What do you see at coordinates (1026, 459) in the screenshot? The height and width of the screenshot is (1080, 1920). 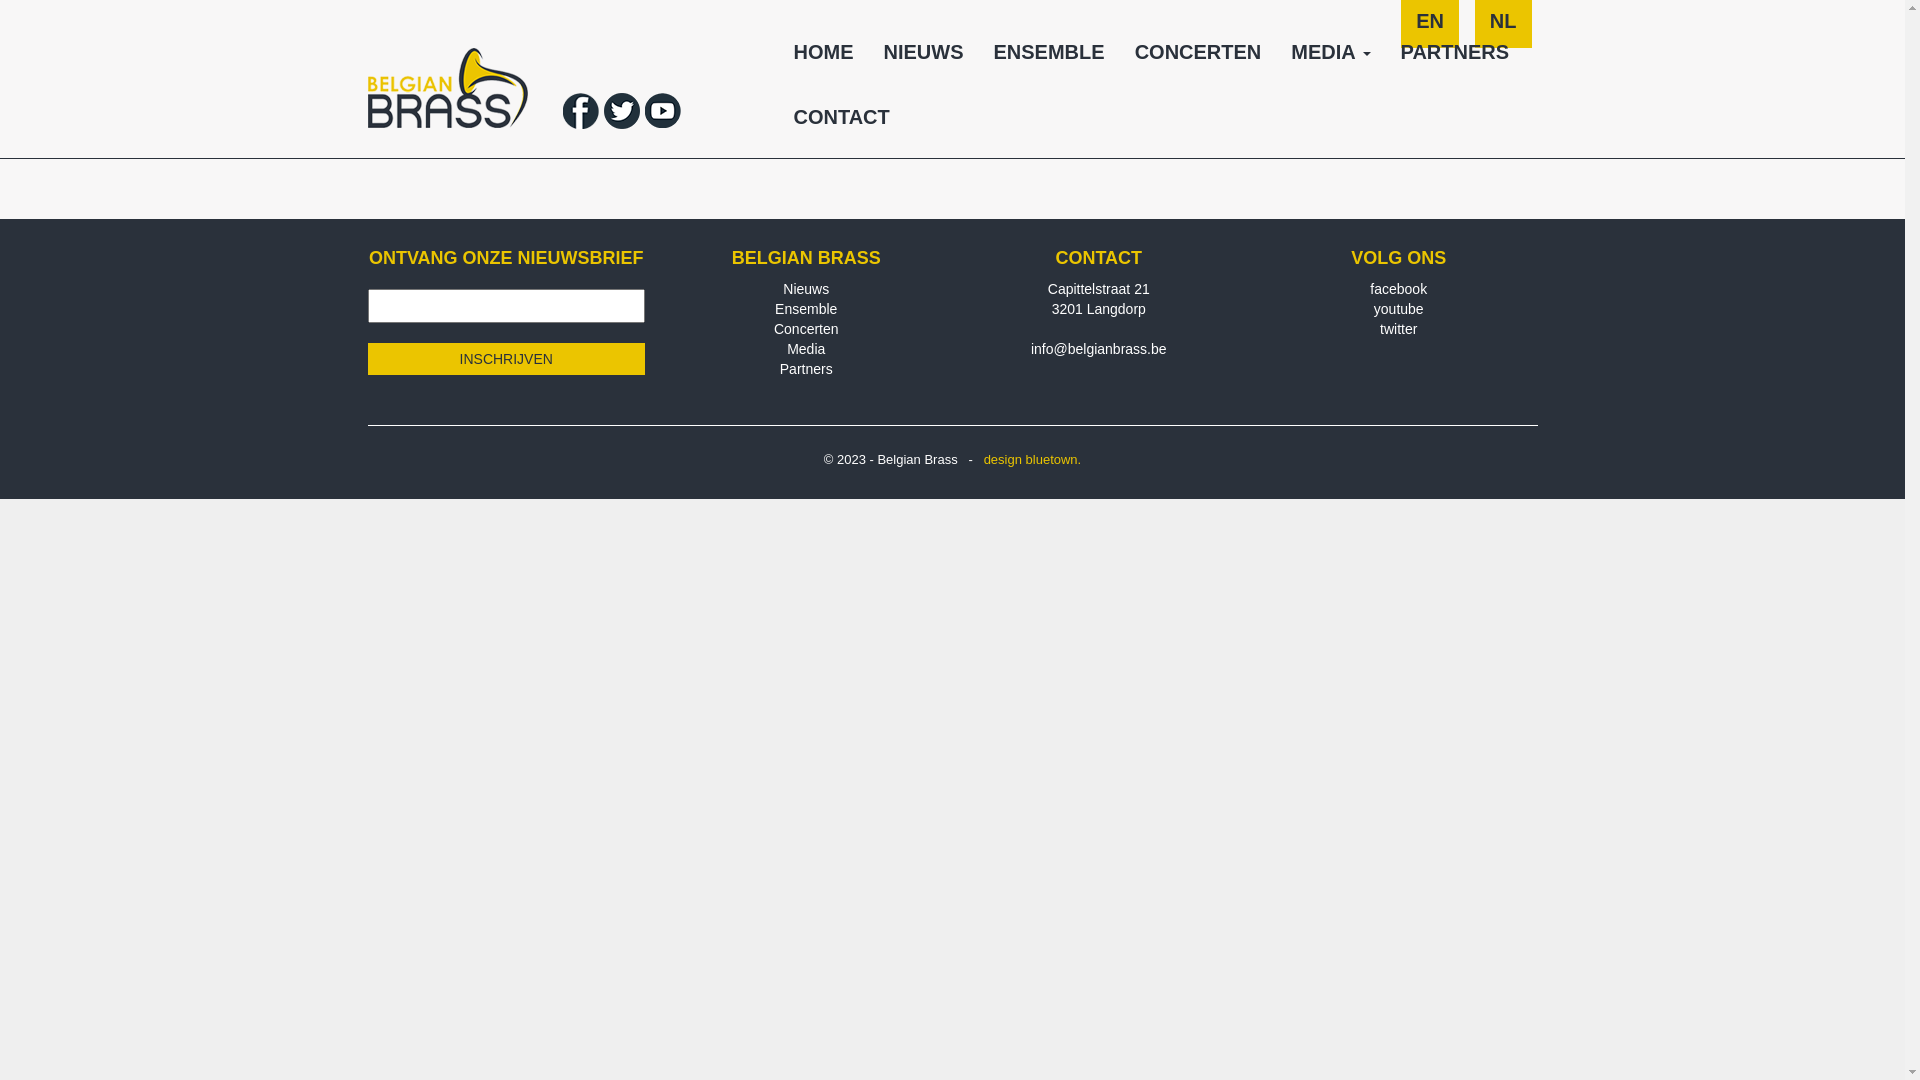 I see `'bluetown.'` at bounding box center [1026, 459].